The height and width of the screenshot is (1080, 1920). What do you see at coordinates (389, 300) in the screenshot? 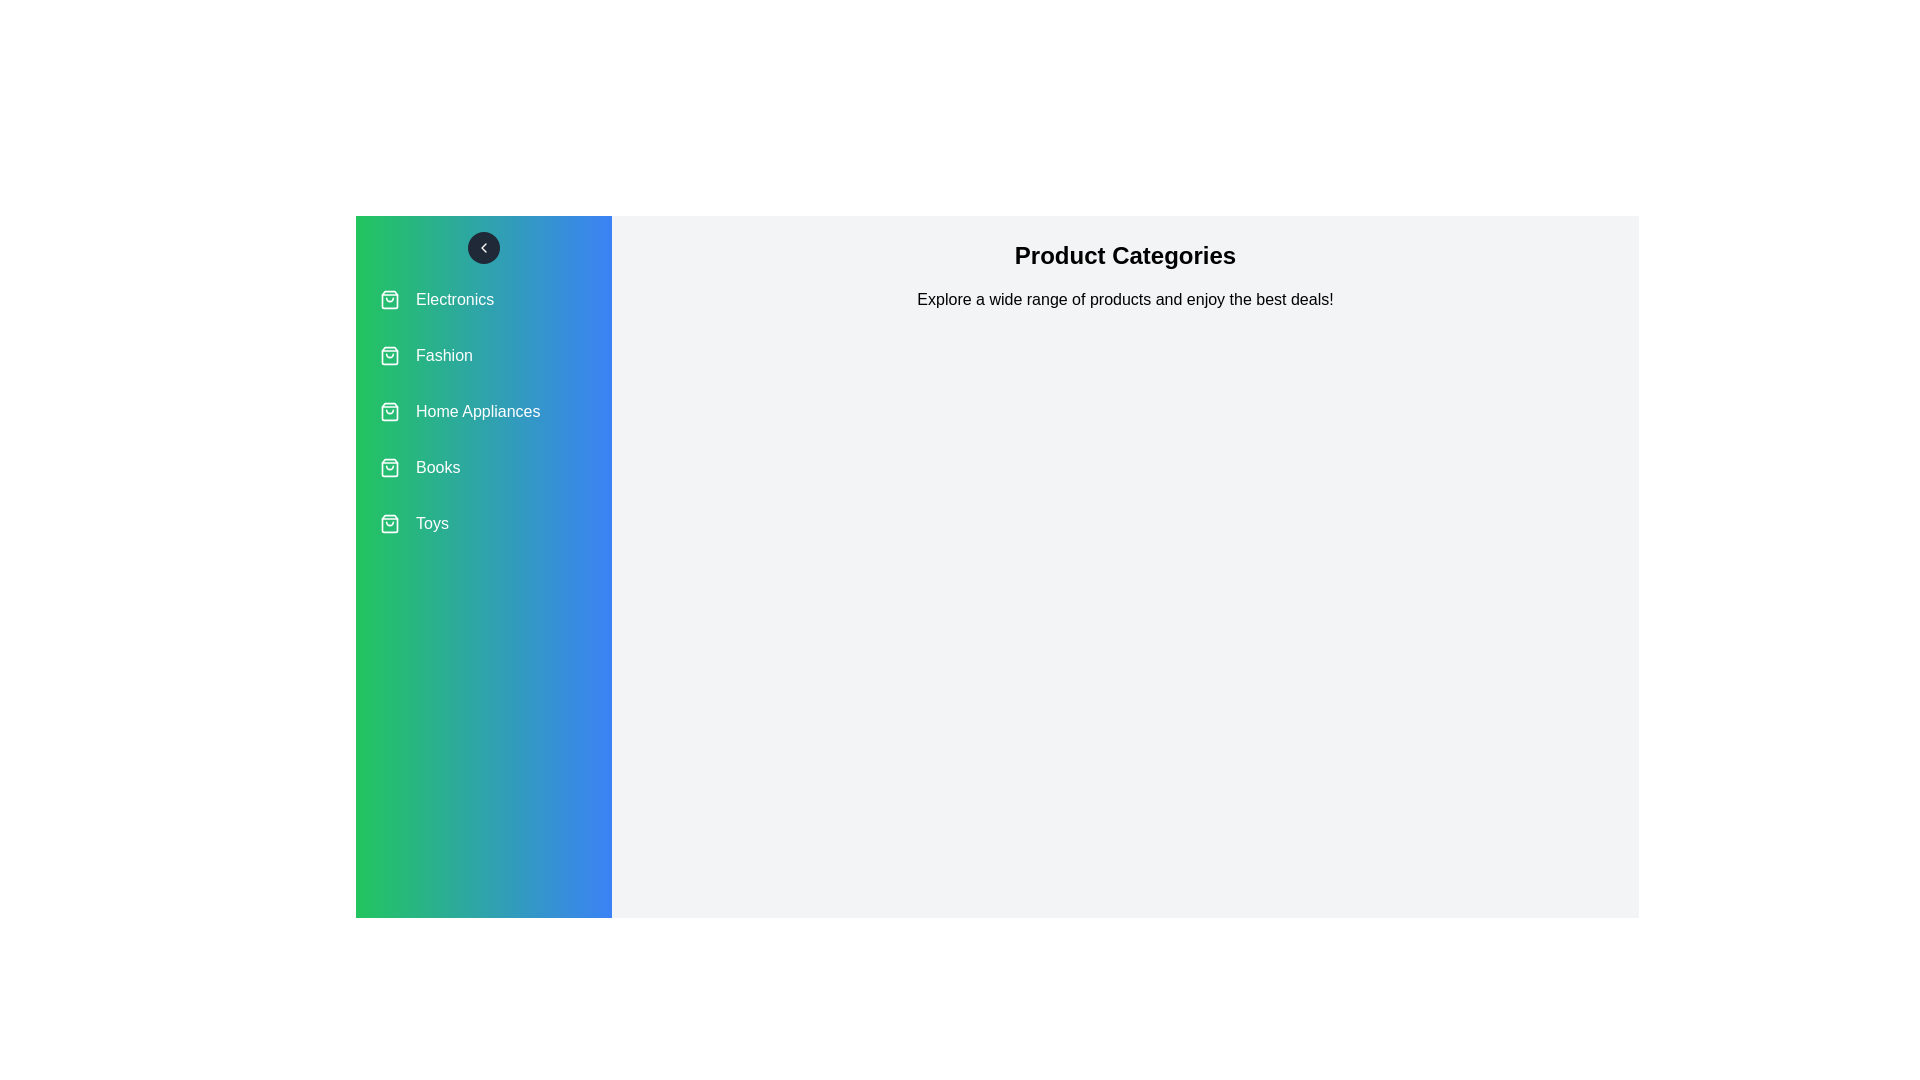
I see `the icon associated with the category Electronics` at bounding box center [389, 300].